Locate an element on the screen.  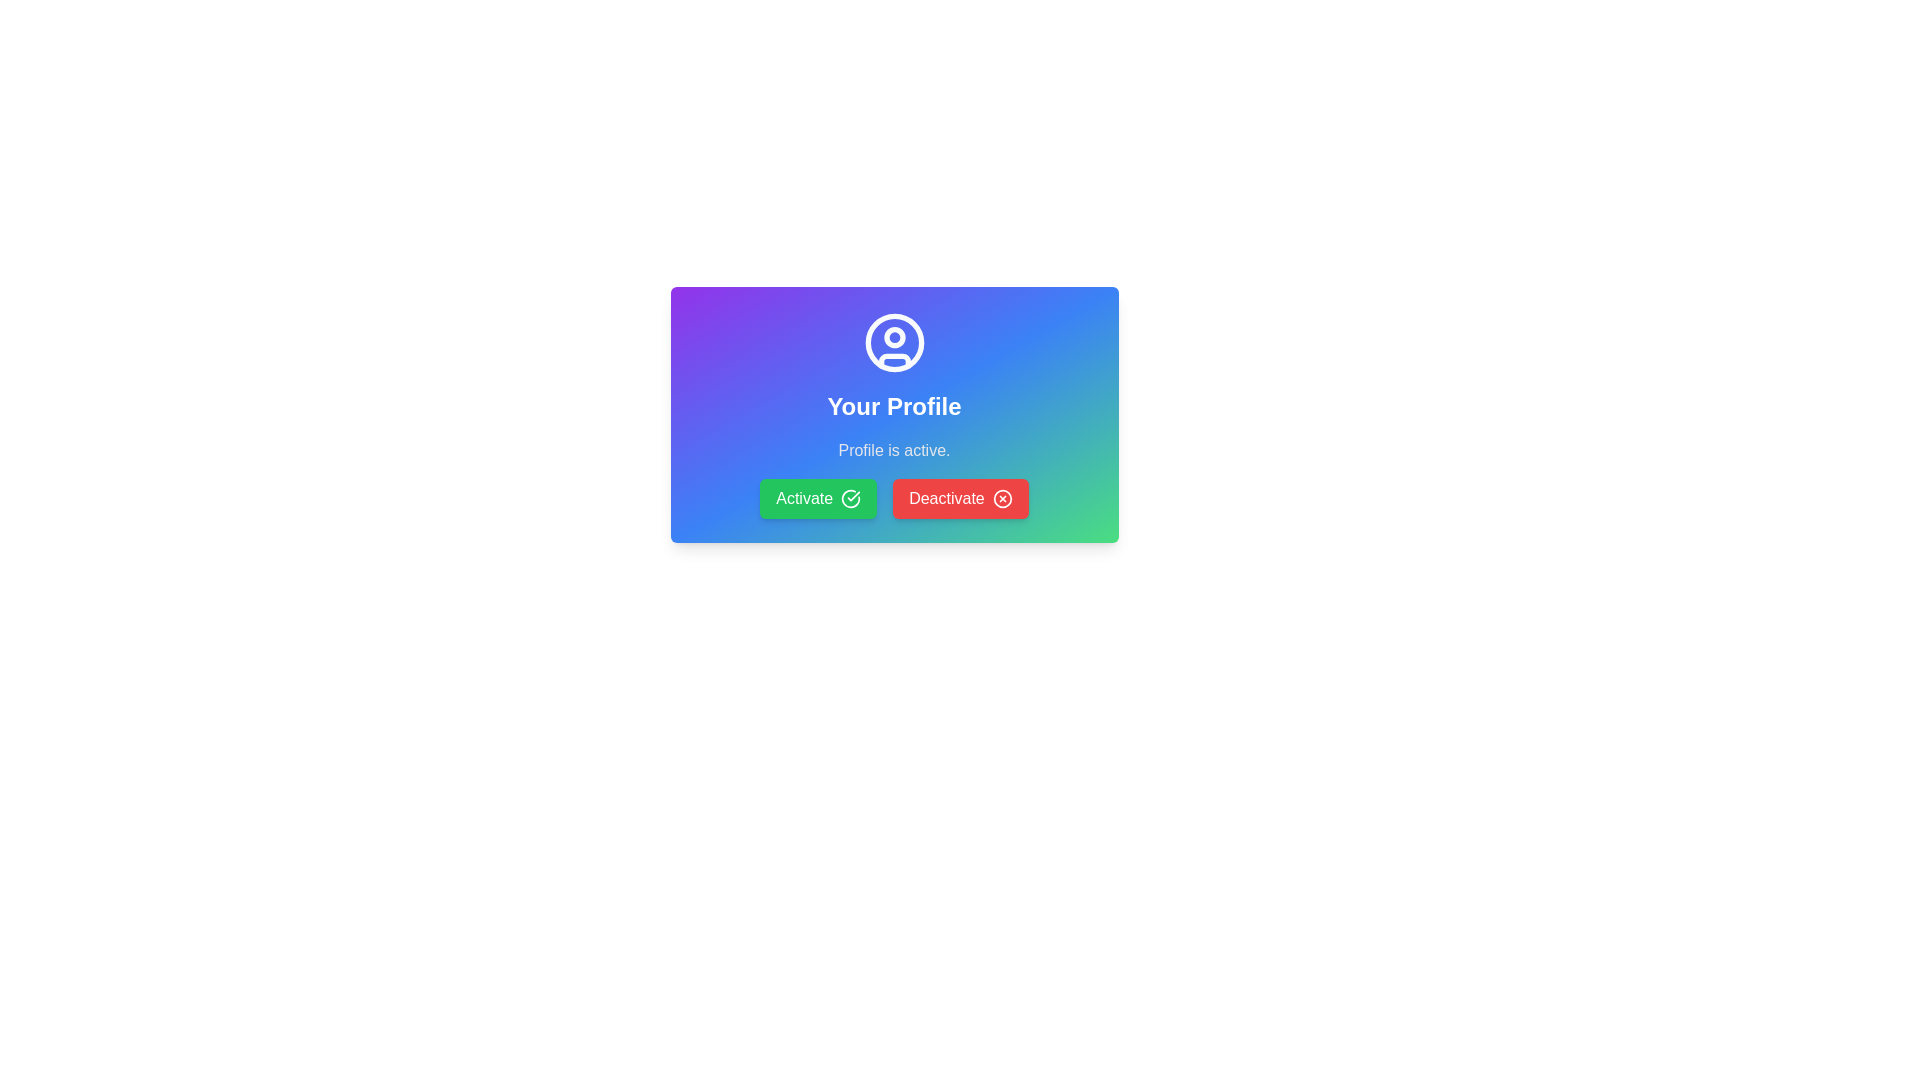
the center-aligned static text displaying 'Your Profile' in bold, which is located beneath a circular user icon and above the text 'Profile is active' is located at coordinates (893, 406).